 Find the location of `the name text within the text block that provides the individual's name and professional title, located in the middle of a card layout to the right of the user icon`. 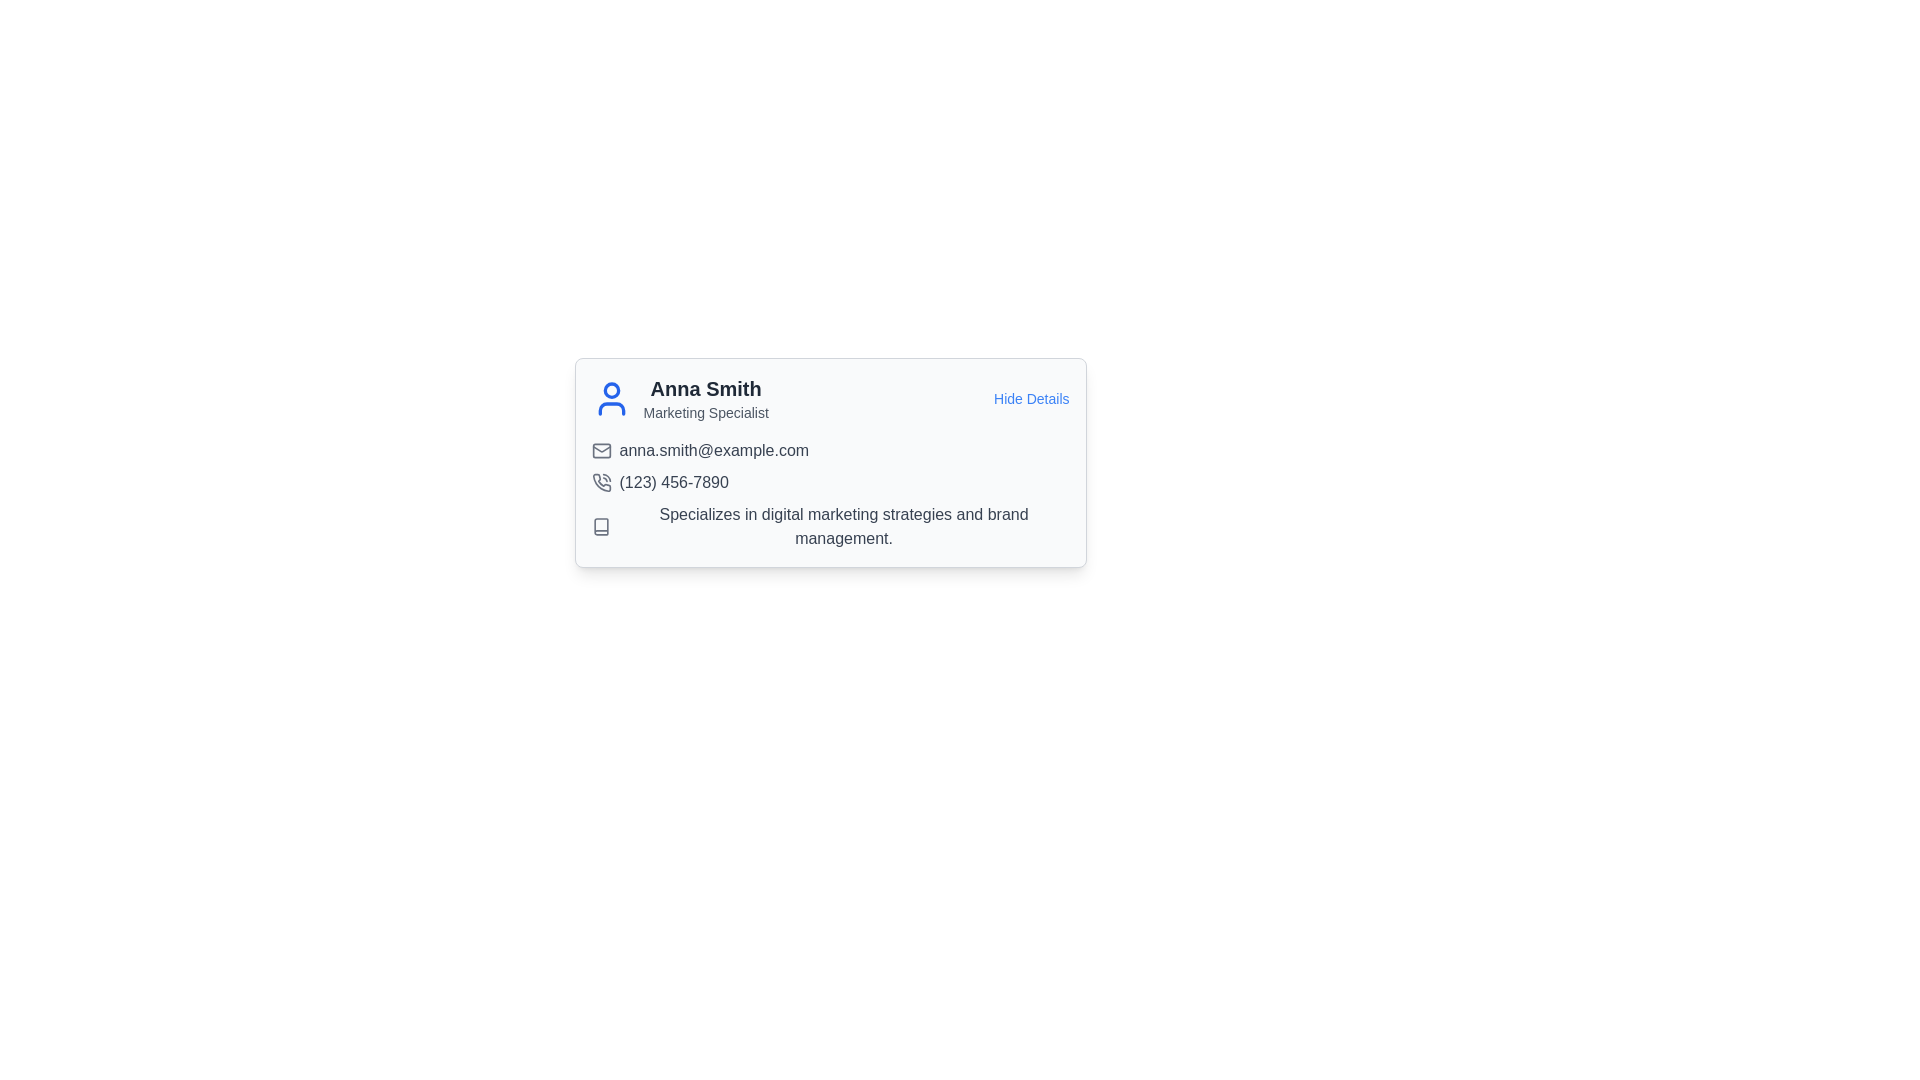

the name text within the text block that provides the individual's name and professional title, located in the middle of a card layout to the right of the user icon is located at coordinates (706, 398).